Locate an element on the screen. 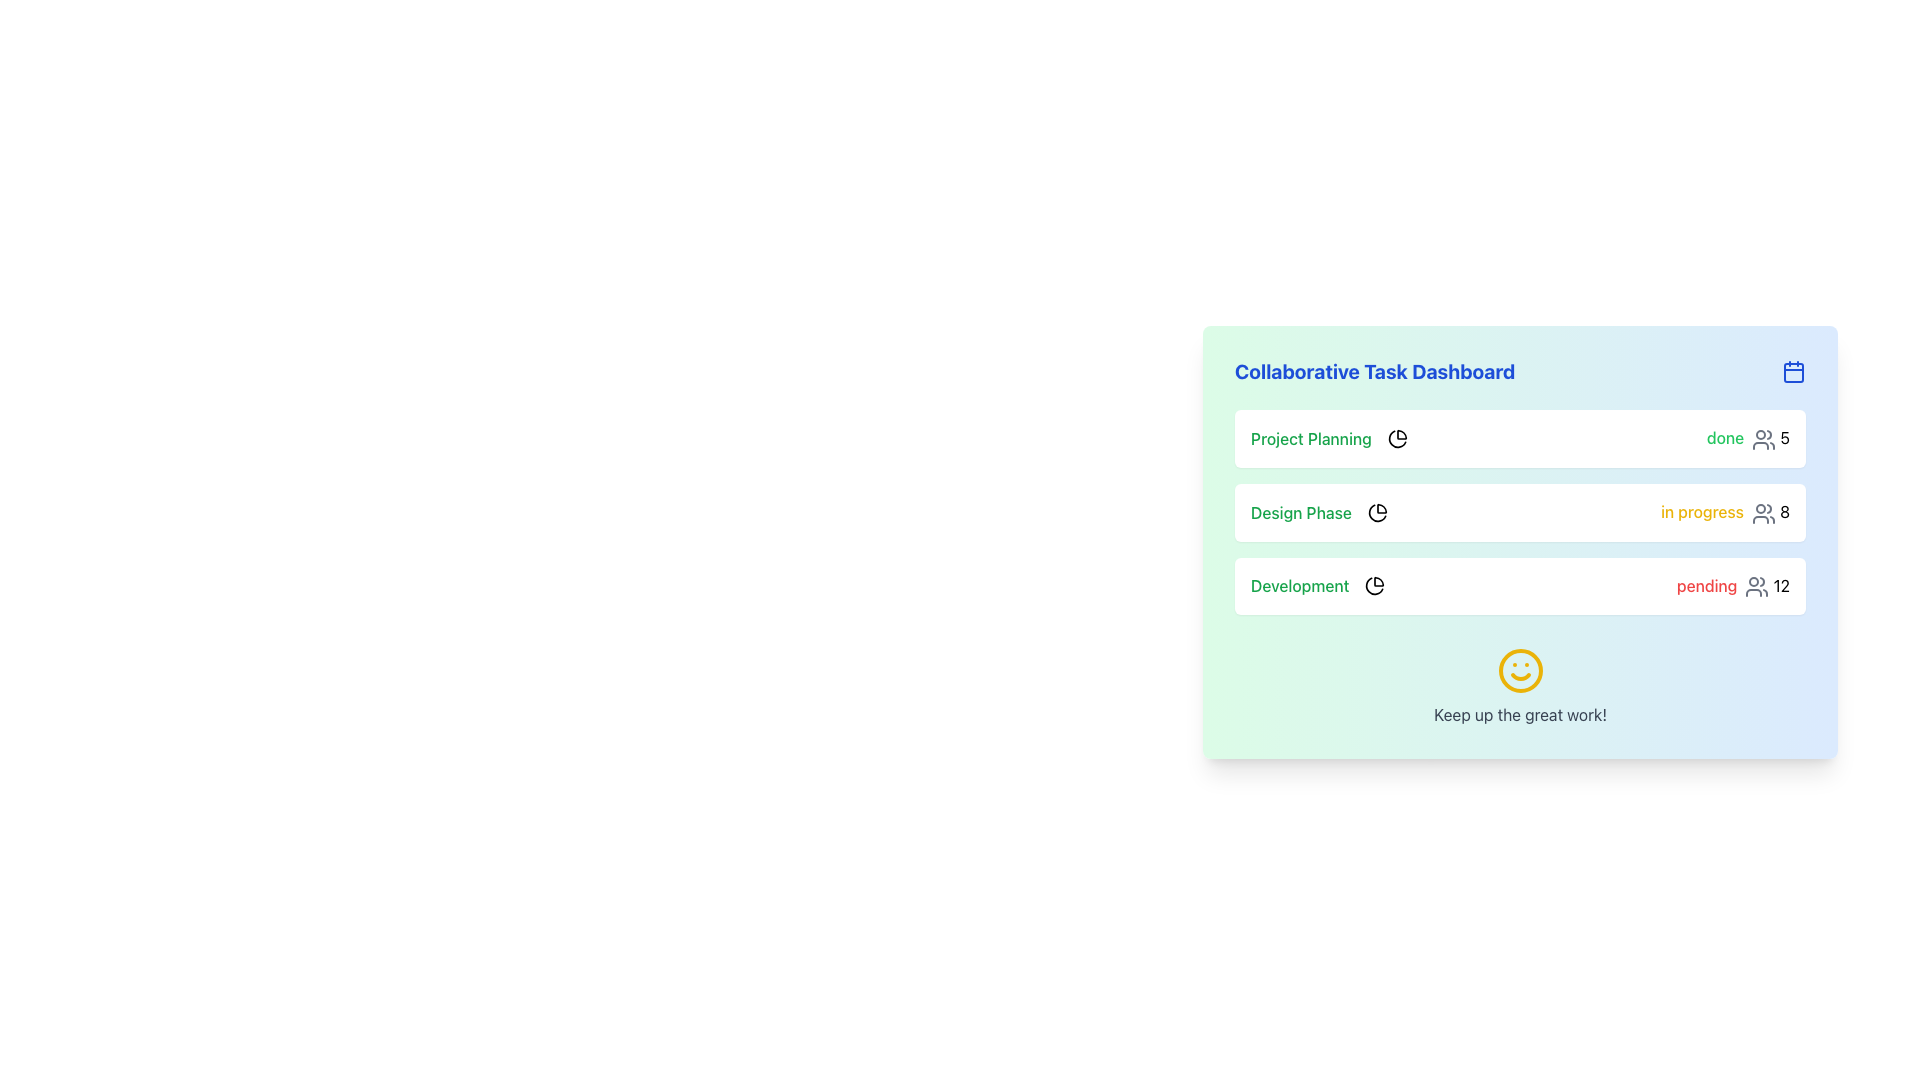 This screenshot has height=1080, width=1920. the text label displaying 'pending' in bold red color, located in the 'Development' section of the dashboard interface is located at coordinates (1706, 585).